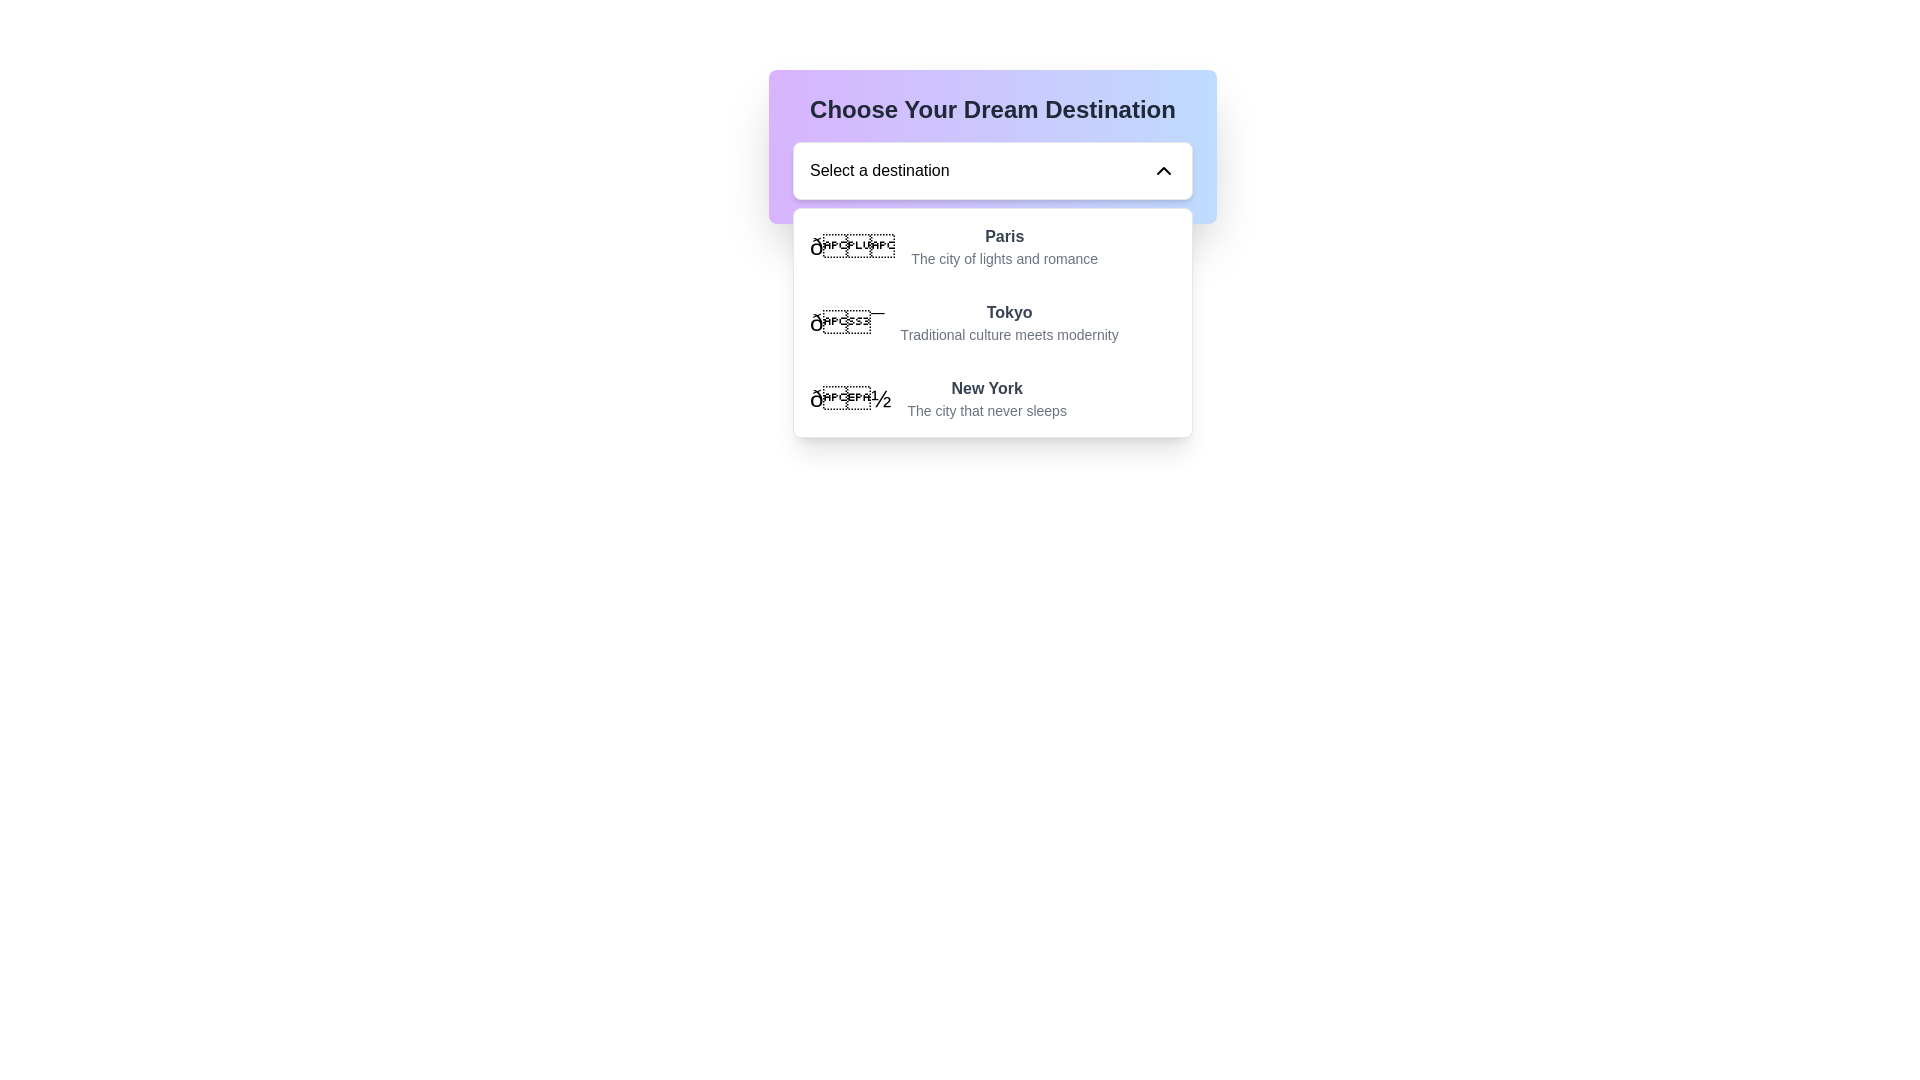 The image size is (1920, 1080). I want to click on descriptive text label representing a selectable destination option within the dropdown list, located between entries for 'Paris' and 'New York', so click(1009, 312).